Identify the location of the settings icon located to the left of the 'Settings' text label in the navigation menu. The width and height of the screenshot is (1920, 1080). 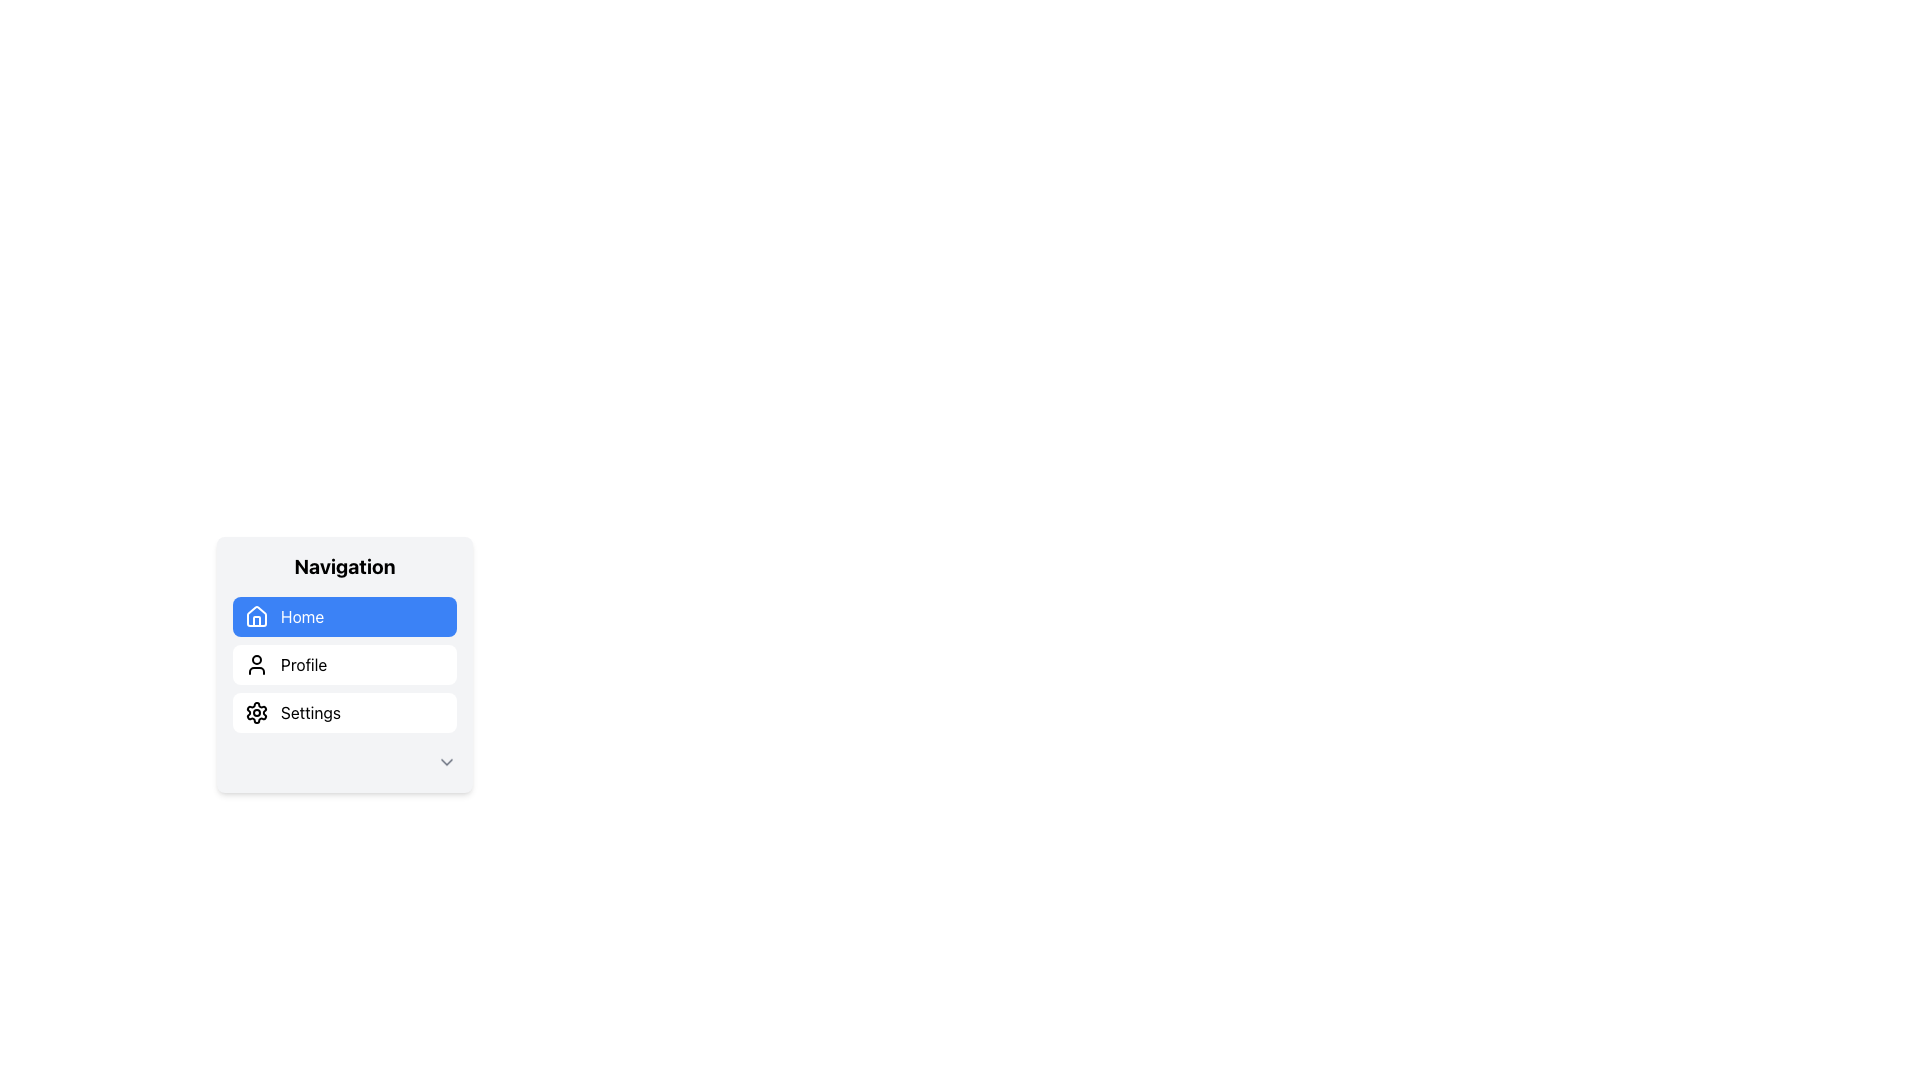
(256, 712).